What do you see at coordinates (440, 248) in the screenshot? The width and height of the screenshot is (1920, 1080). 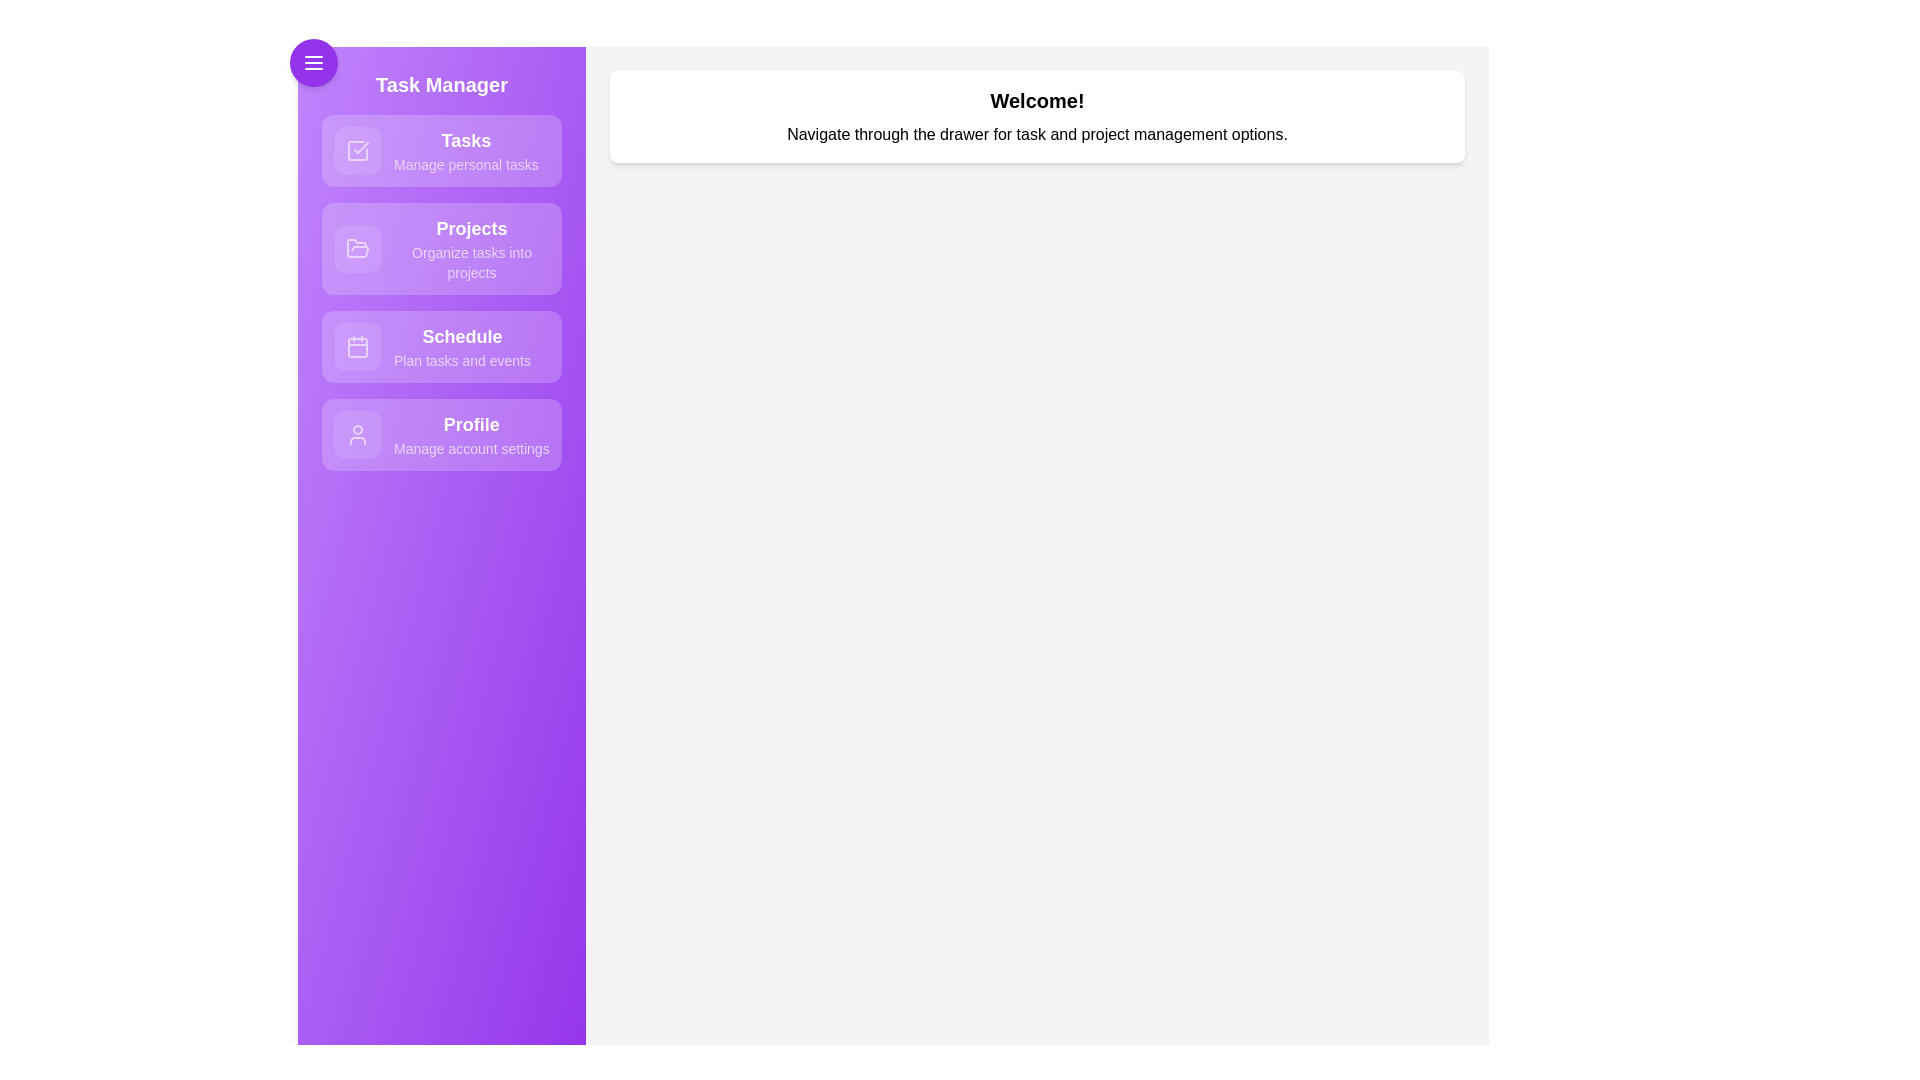 I see `the navigation item labeled 'Projects' to observe its hover effect` at bounding box center [440, 248].